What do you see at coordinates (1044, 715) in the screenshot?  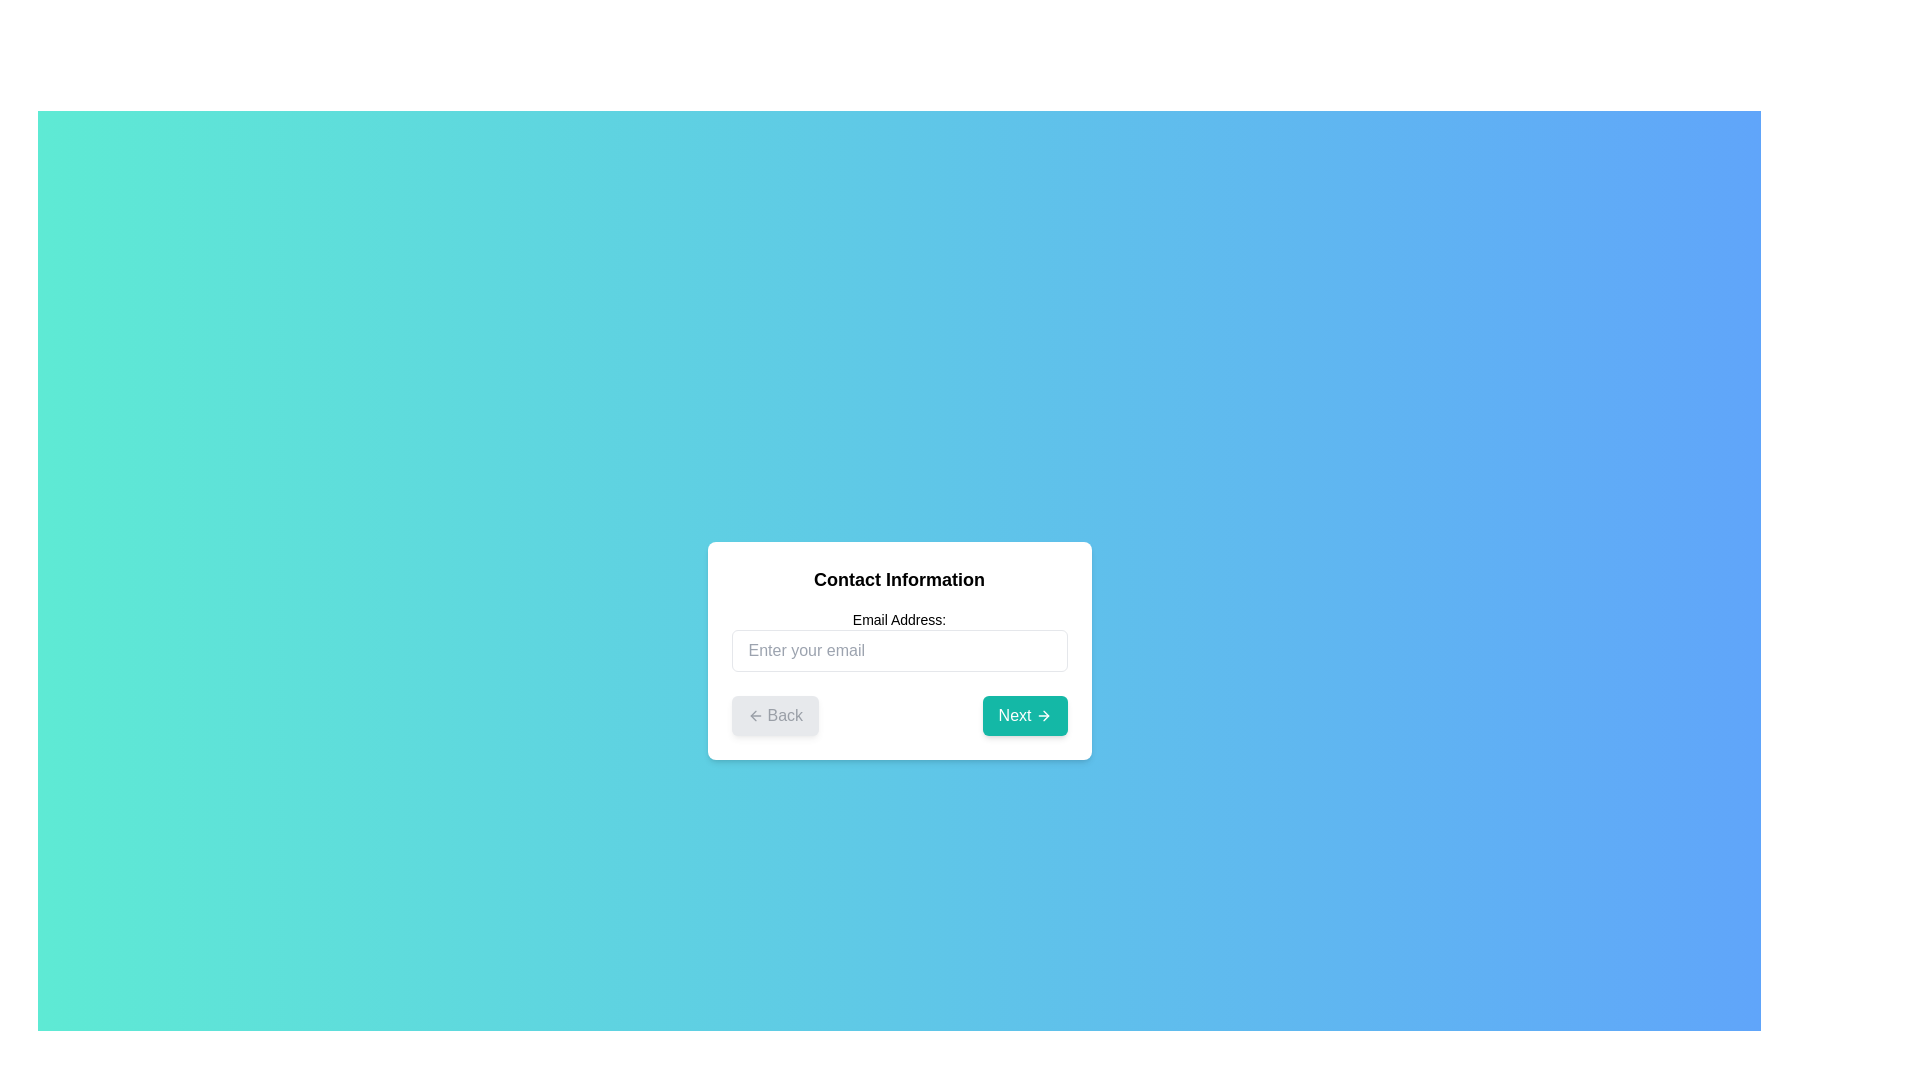 I see `the right-pointing arrow icon on the 'Next' button located in the lower-right corner of the centered panel` at bounding box center [1044, 715].